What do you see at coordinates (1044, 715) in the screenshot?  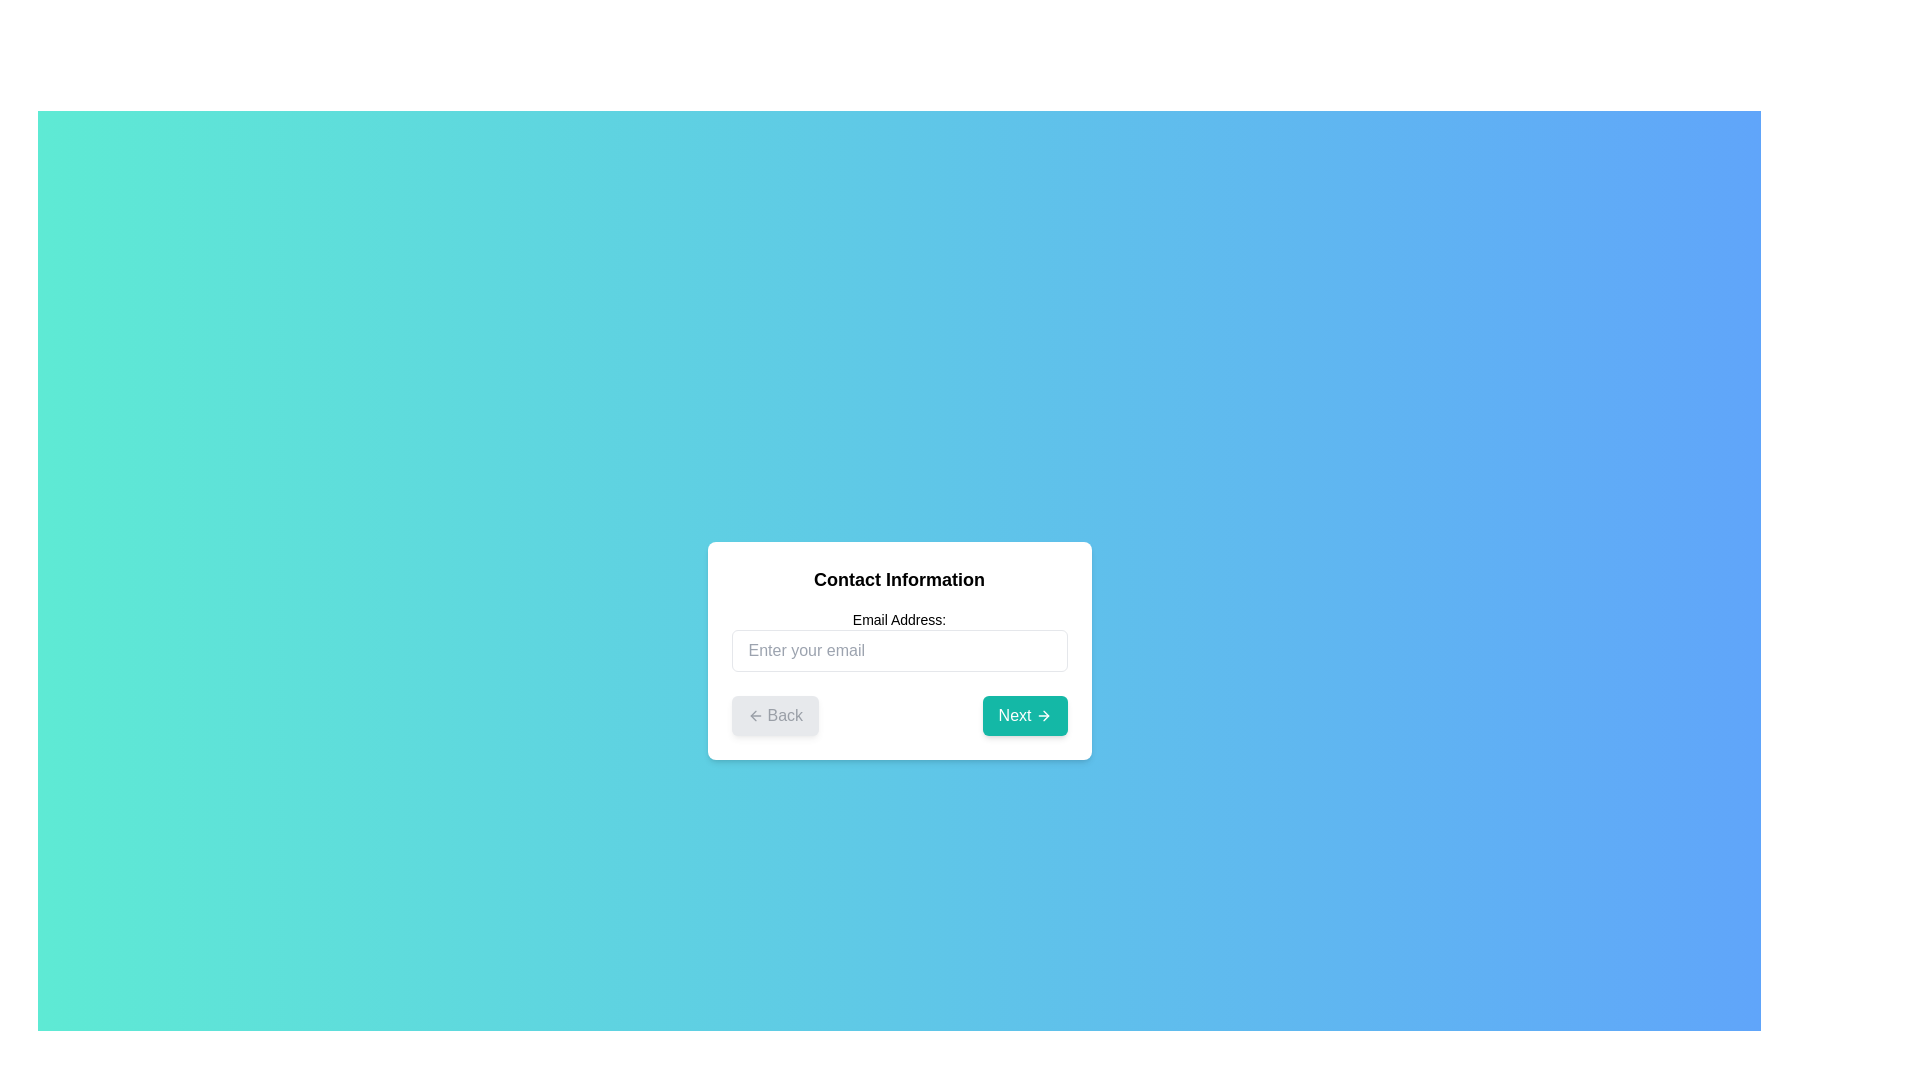 I see `the right-pointing arrow icon on the 'Next' button located in the lower-right corner of the centered panel` at bounding box center [1044, 715].